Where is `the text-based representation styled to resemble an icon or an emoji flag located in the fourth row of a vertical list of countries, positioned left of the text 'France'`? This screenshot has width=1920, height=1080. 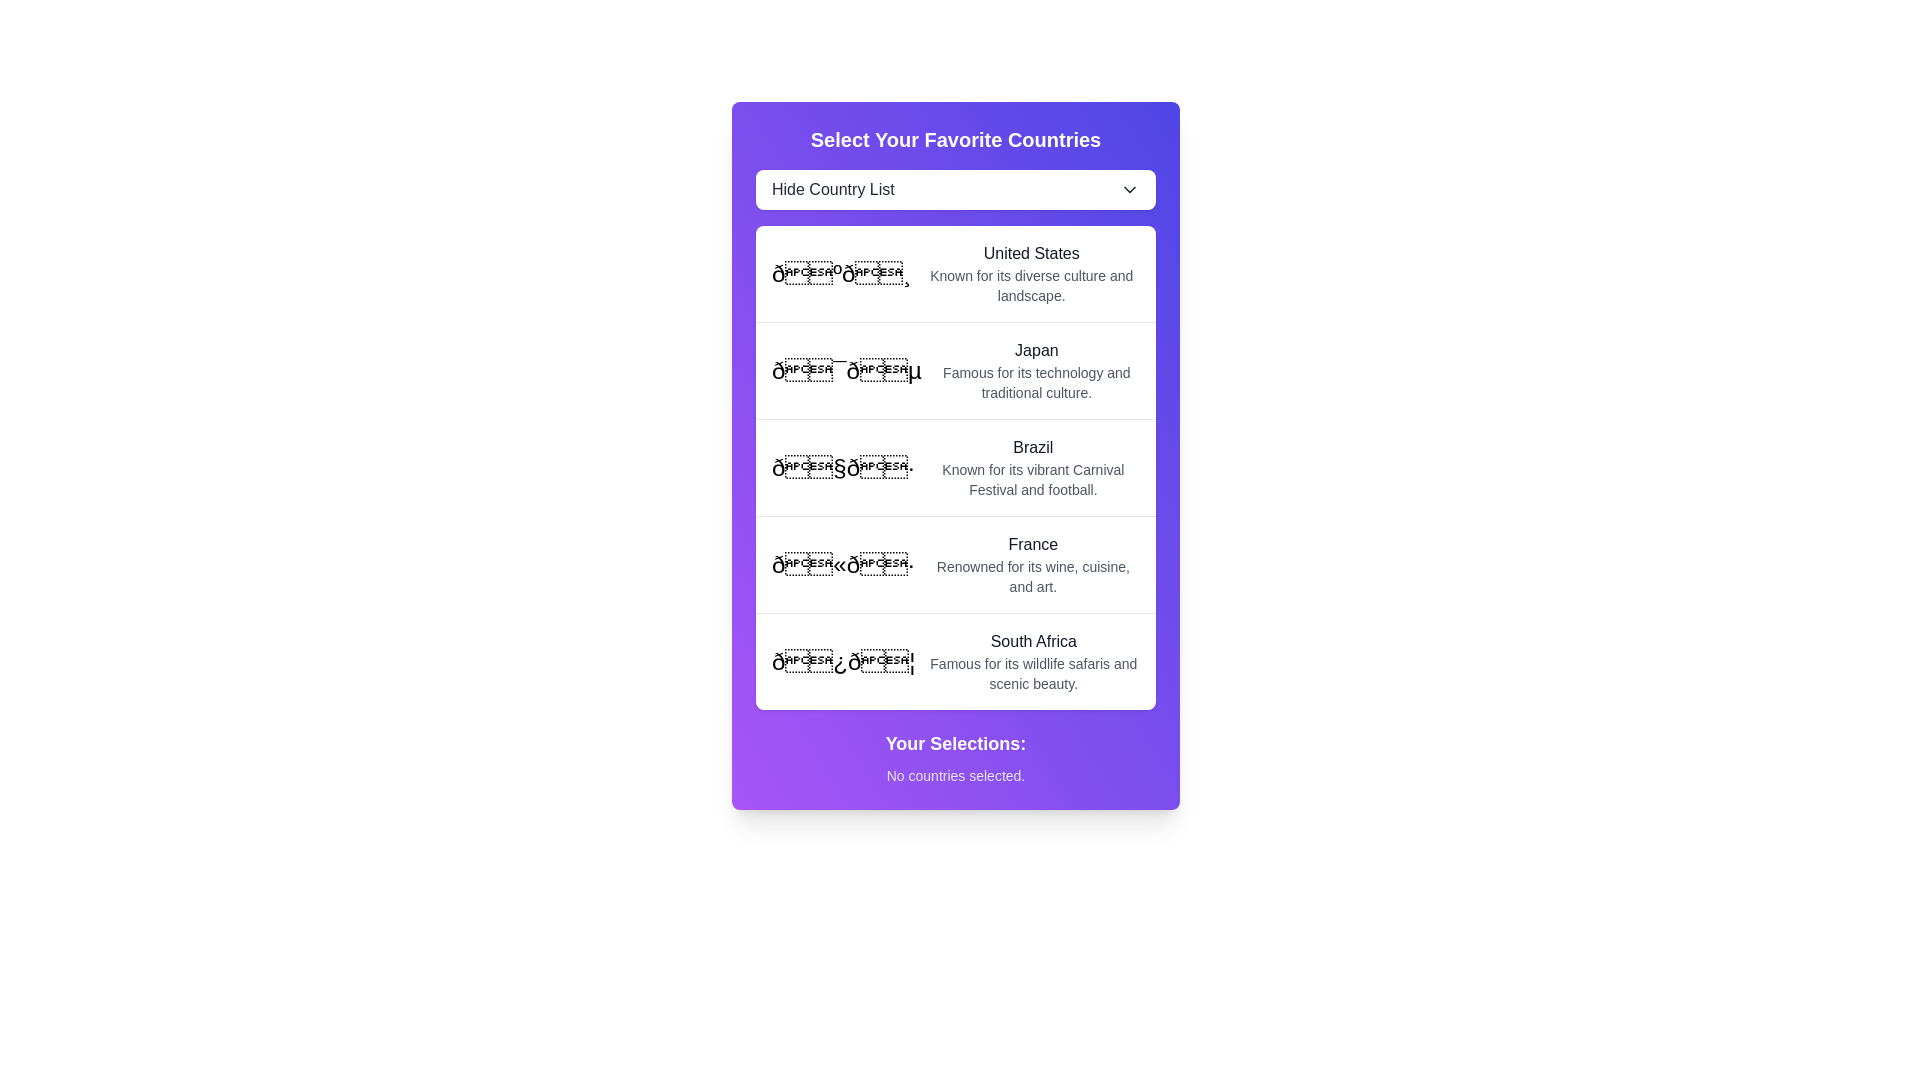
the text-based representation styled to resemble an icon or an emoji flag located in the fourth row of a vertical list of countries, positioned left of the text 'France' is located at coordinates (843, 564).